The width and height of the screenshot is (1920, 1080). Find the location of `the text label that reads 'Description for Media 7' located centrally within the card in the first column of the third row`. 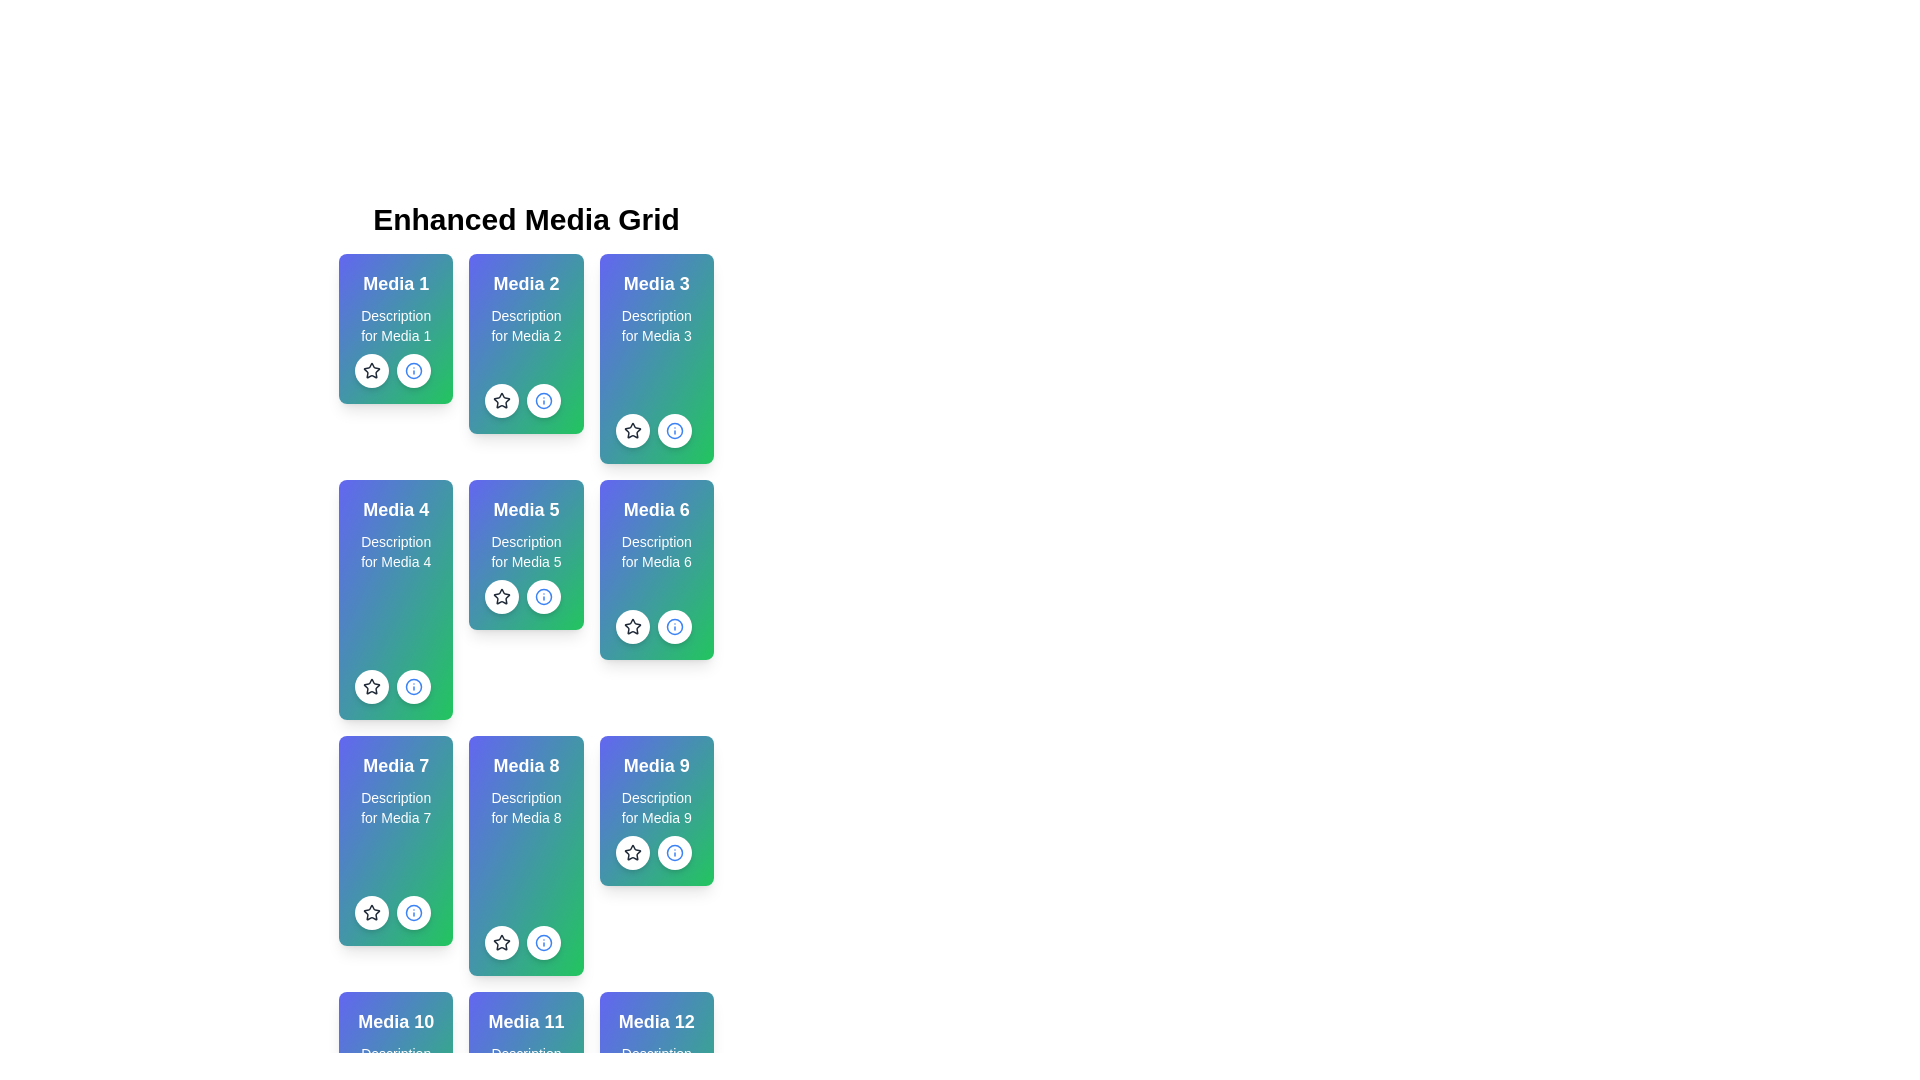

the text label that reads 'Description for Media 7' located centrally within the card in the first column of the third row is located at coordinates (396, 806).